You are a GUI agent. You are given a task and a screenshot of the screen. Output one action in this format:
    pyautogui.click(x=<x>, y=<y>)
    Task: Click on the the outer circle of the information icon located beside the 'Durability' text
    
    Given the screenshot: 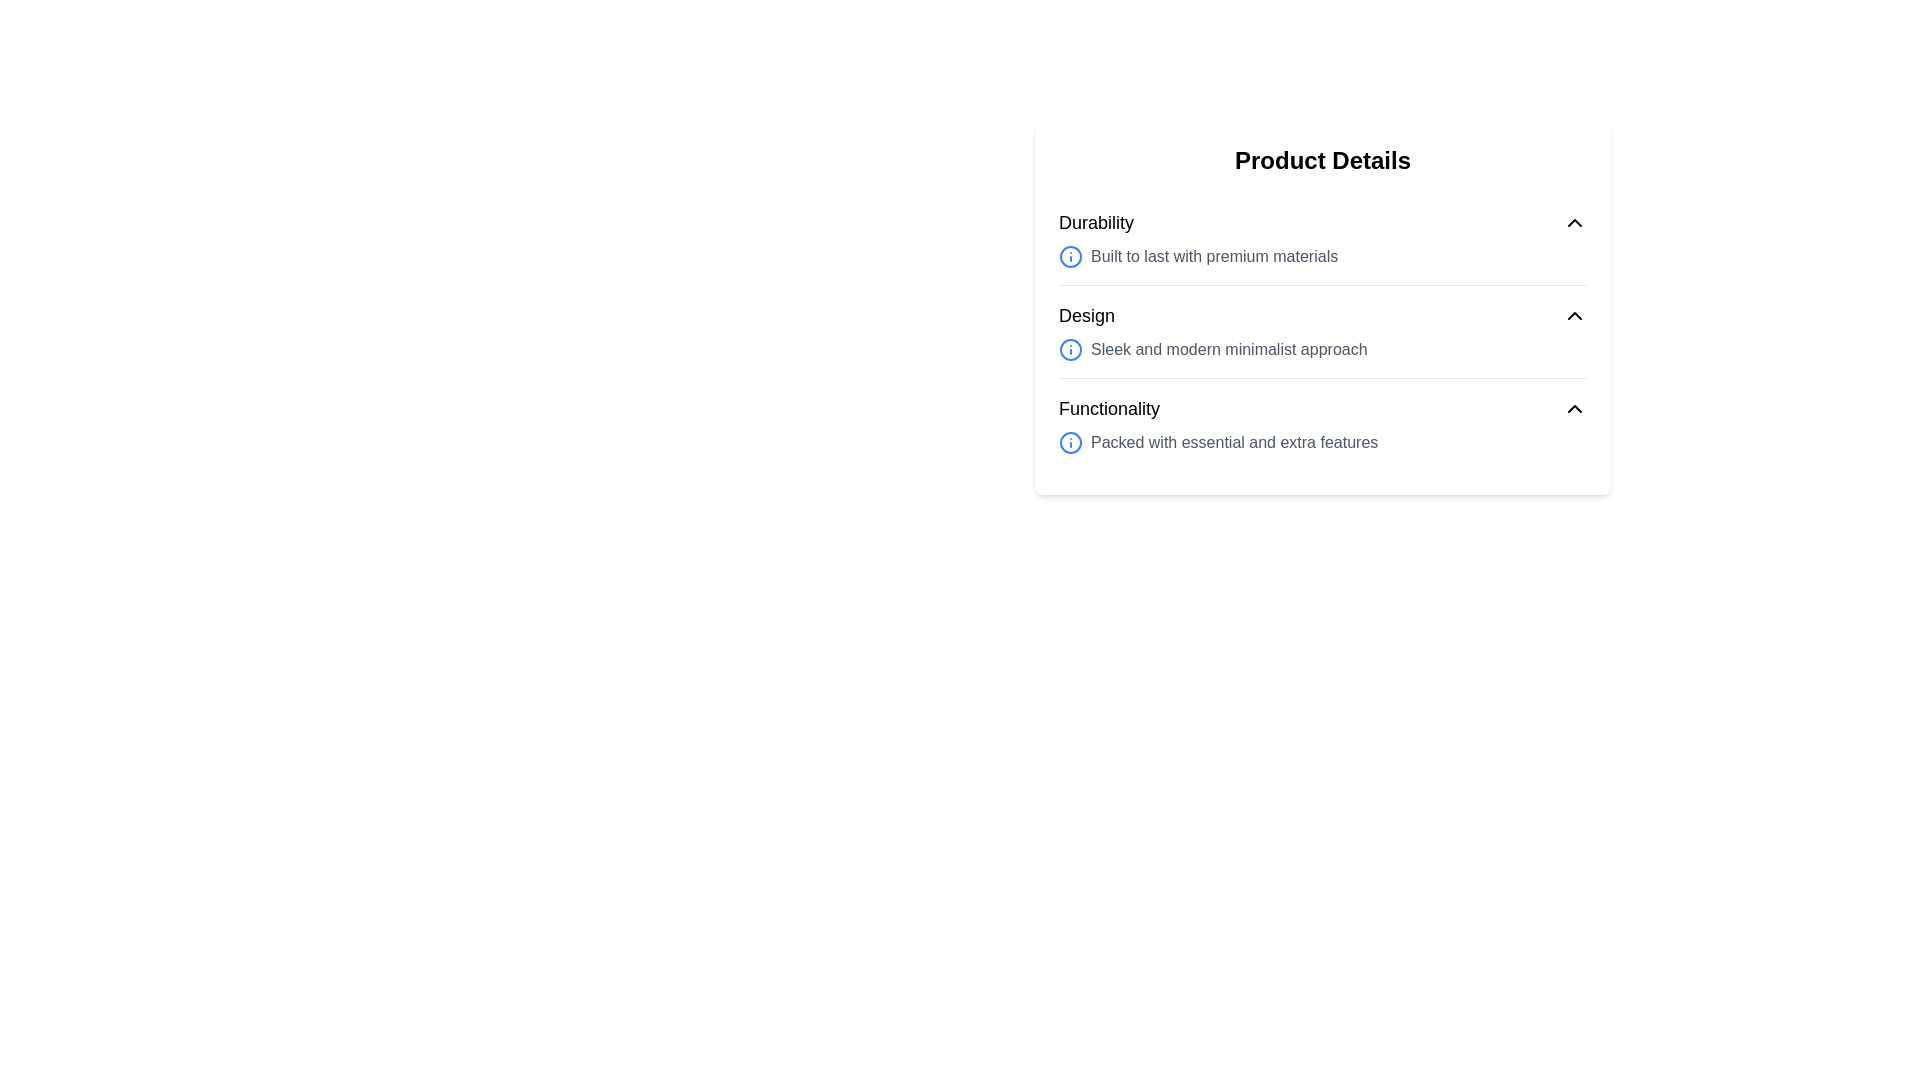 What is the action you would take?
    pyautogui.click(x=1069, y=256)
    